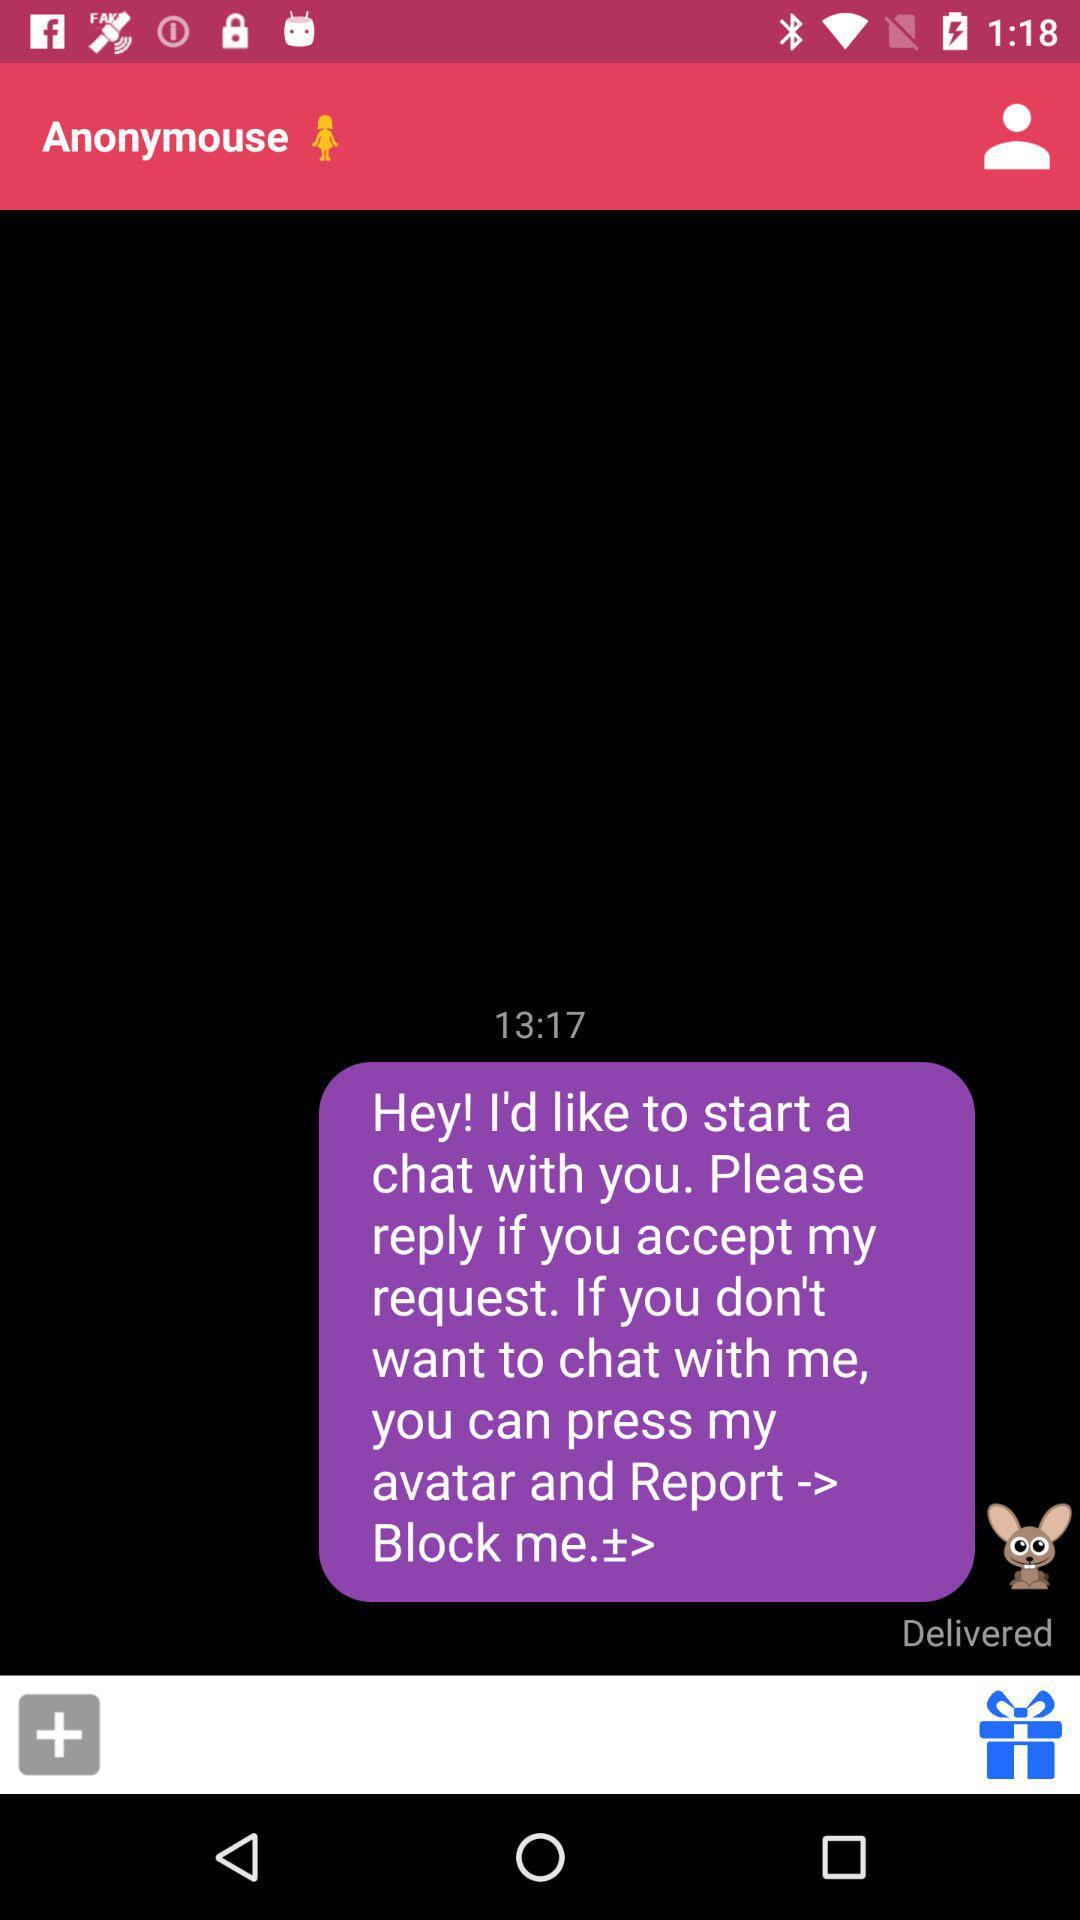 The image size is (1080, 1920). I want to click on the icon to the right of the hey i d, so click(1029, 1545).